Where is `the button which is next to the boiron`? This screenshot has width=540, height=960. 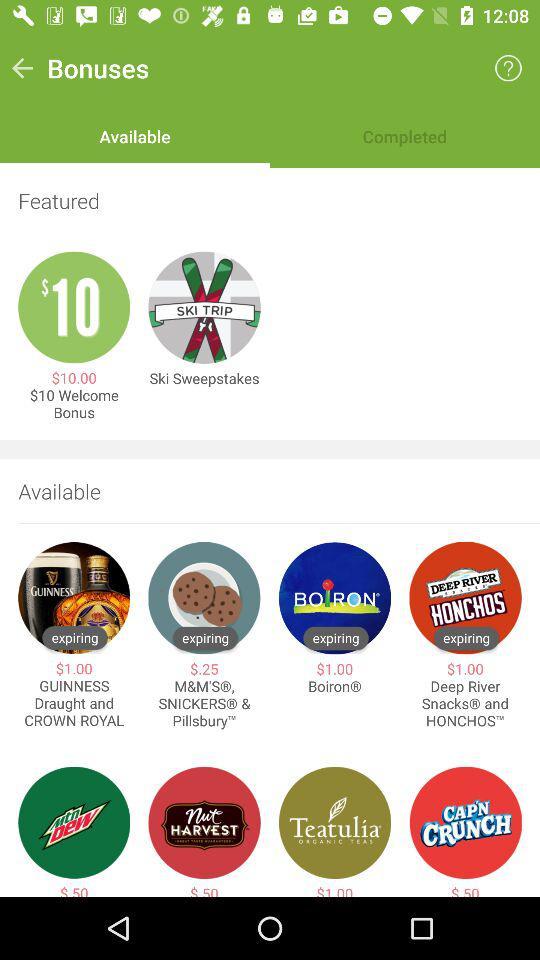
the button which is next to the boiron is located at coordinates (466, 597).